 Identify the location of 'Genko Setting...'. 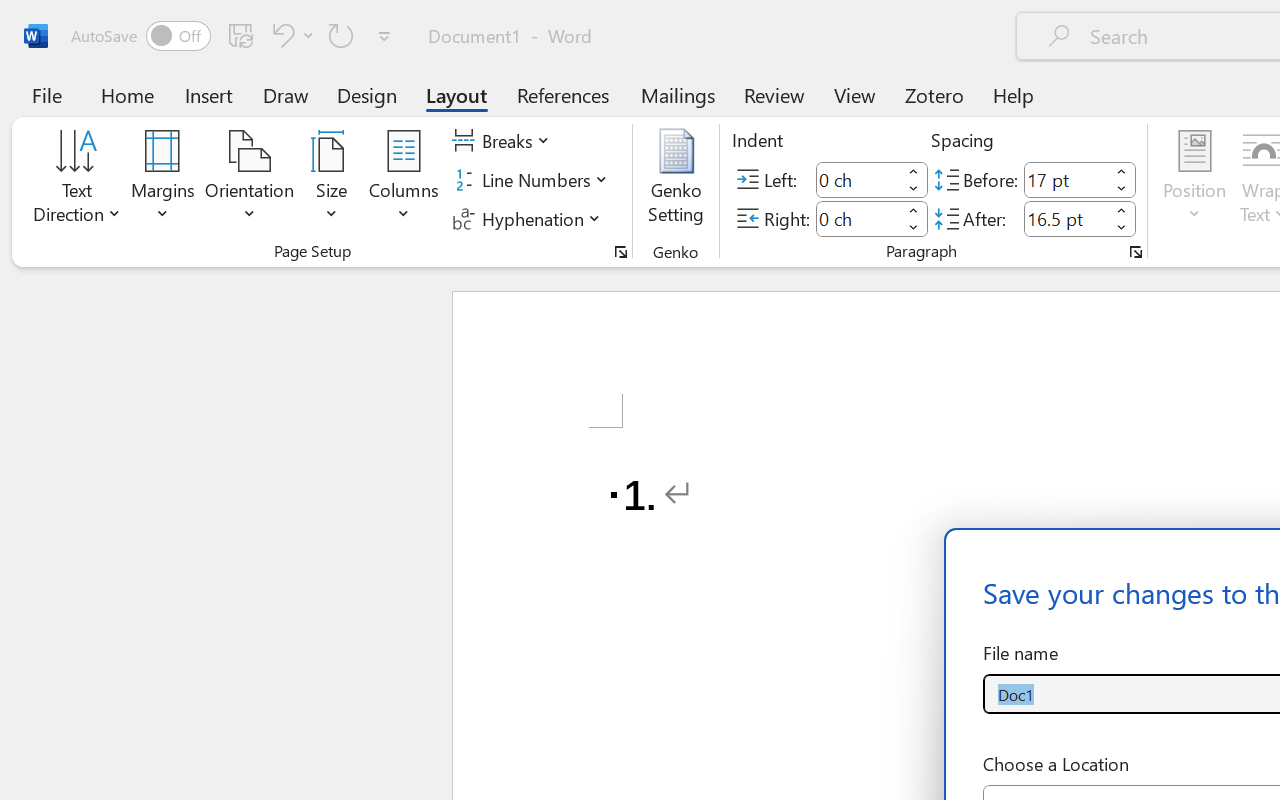
(676, 179).